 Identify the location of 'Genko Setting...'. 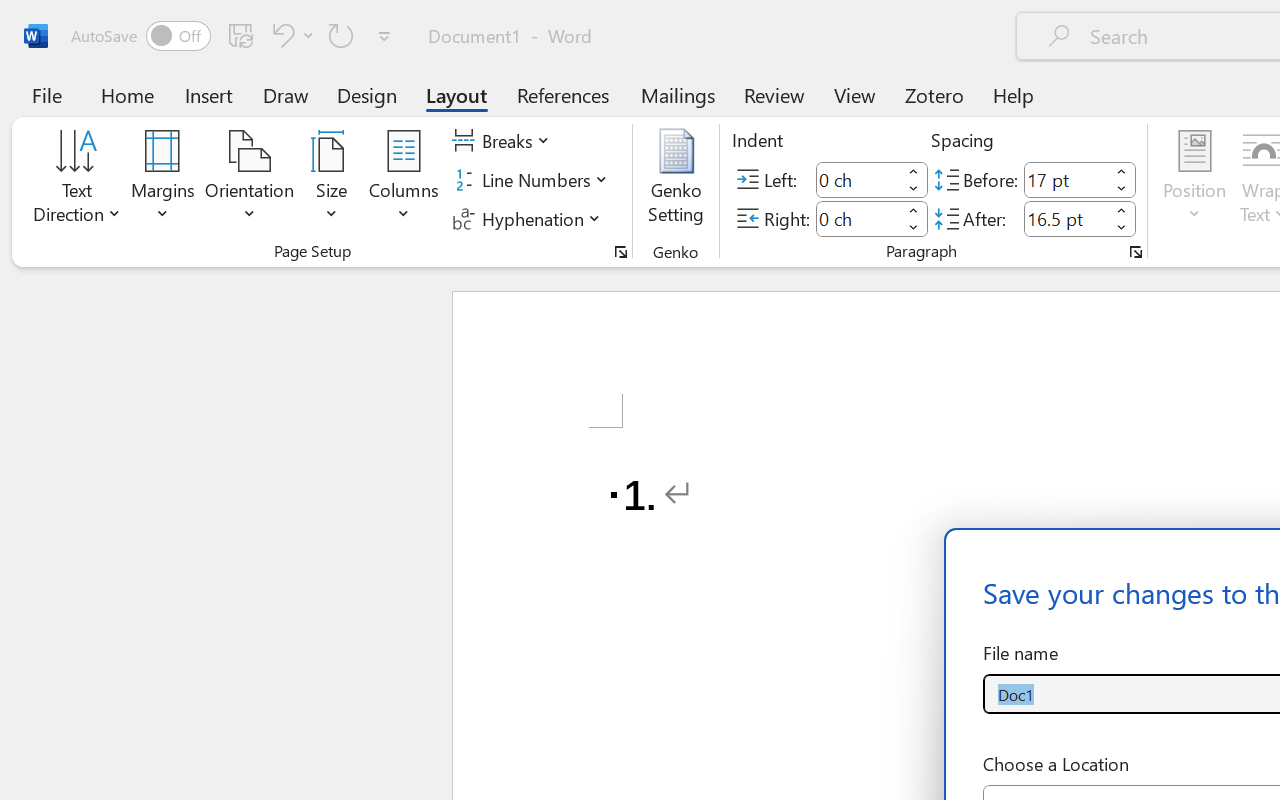
(676, 179).